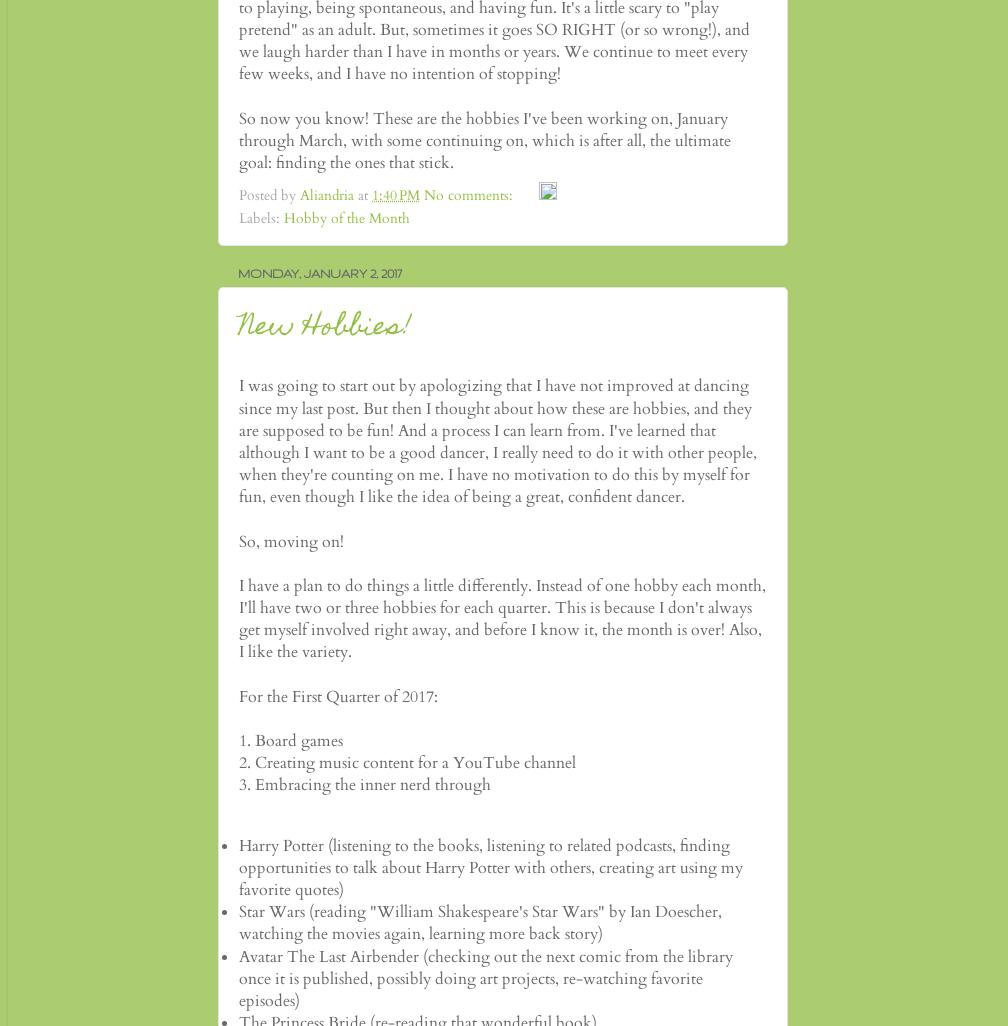 The width and height of the screenshot is (1008, 1026). Describe the element at coordinates (269, 193) in the screenshot. I see `'Posted by'` at that location.